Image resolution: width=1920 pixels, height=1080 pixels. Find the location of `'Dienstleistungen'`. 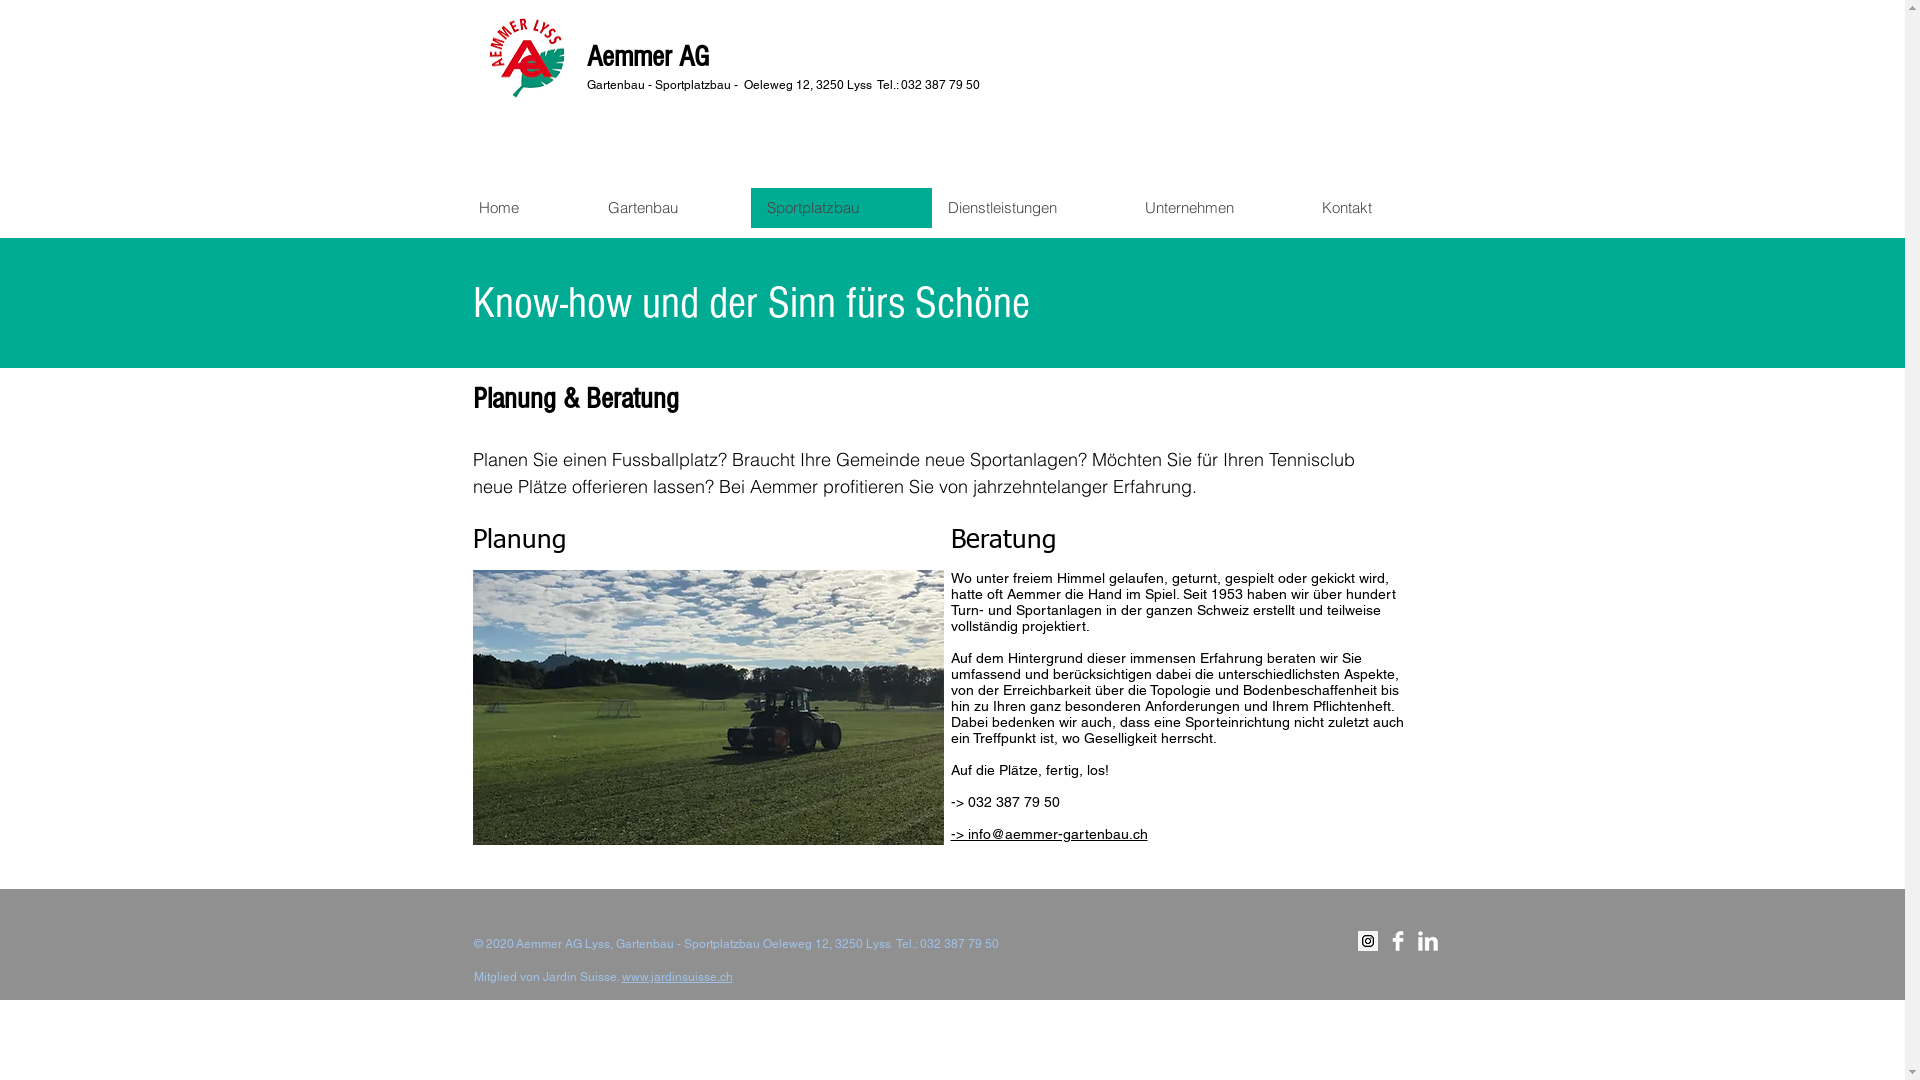

'Dienstleistungen' is located at coordinates (1030, 208).